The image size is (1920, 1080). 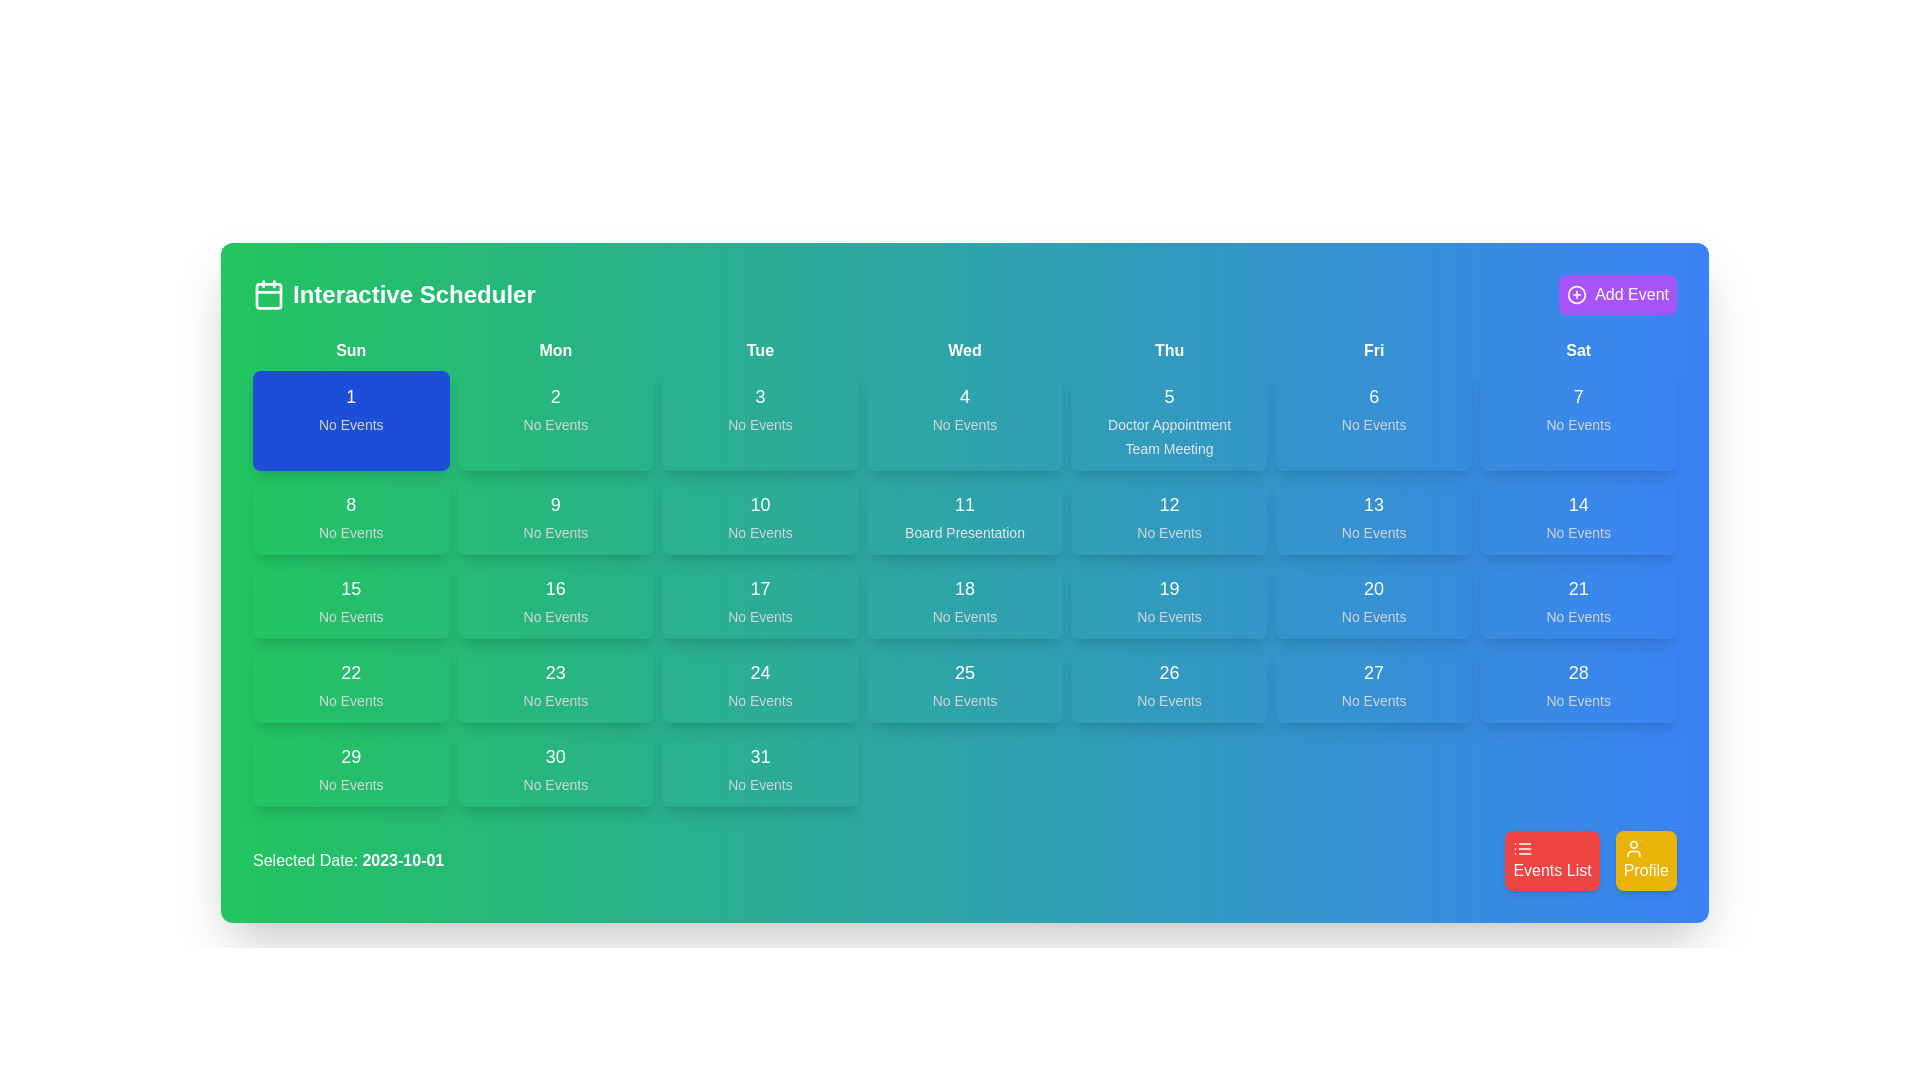 I want to click on the static text element displaying the number '1', which is styled in white bold font against a blue background, located in the first column labeled 'Sun', so click(x=351, y=397).